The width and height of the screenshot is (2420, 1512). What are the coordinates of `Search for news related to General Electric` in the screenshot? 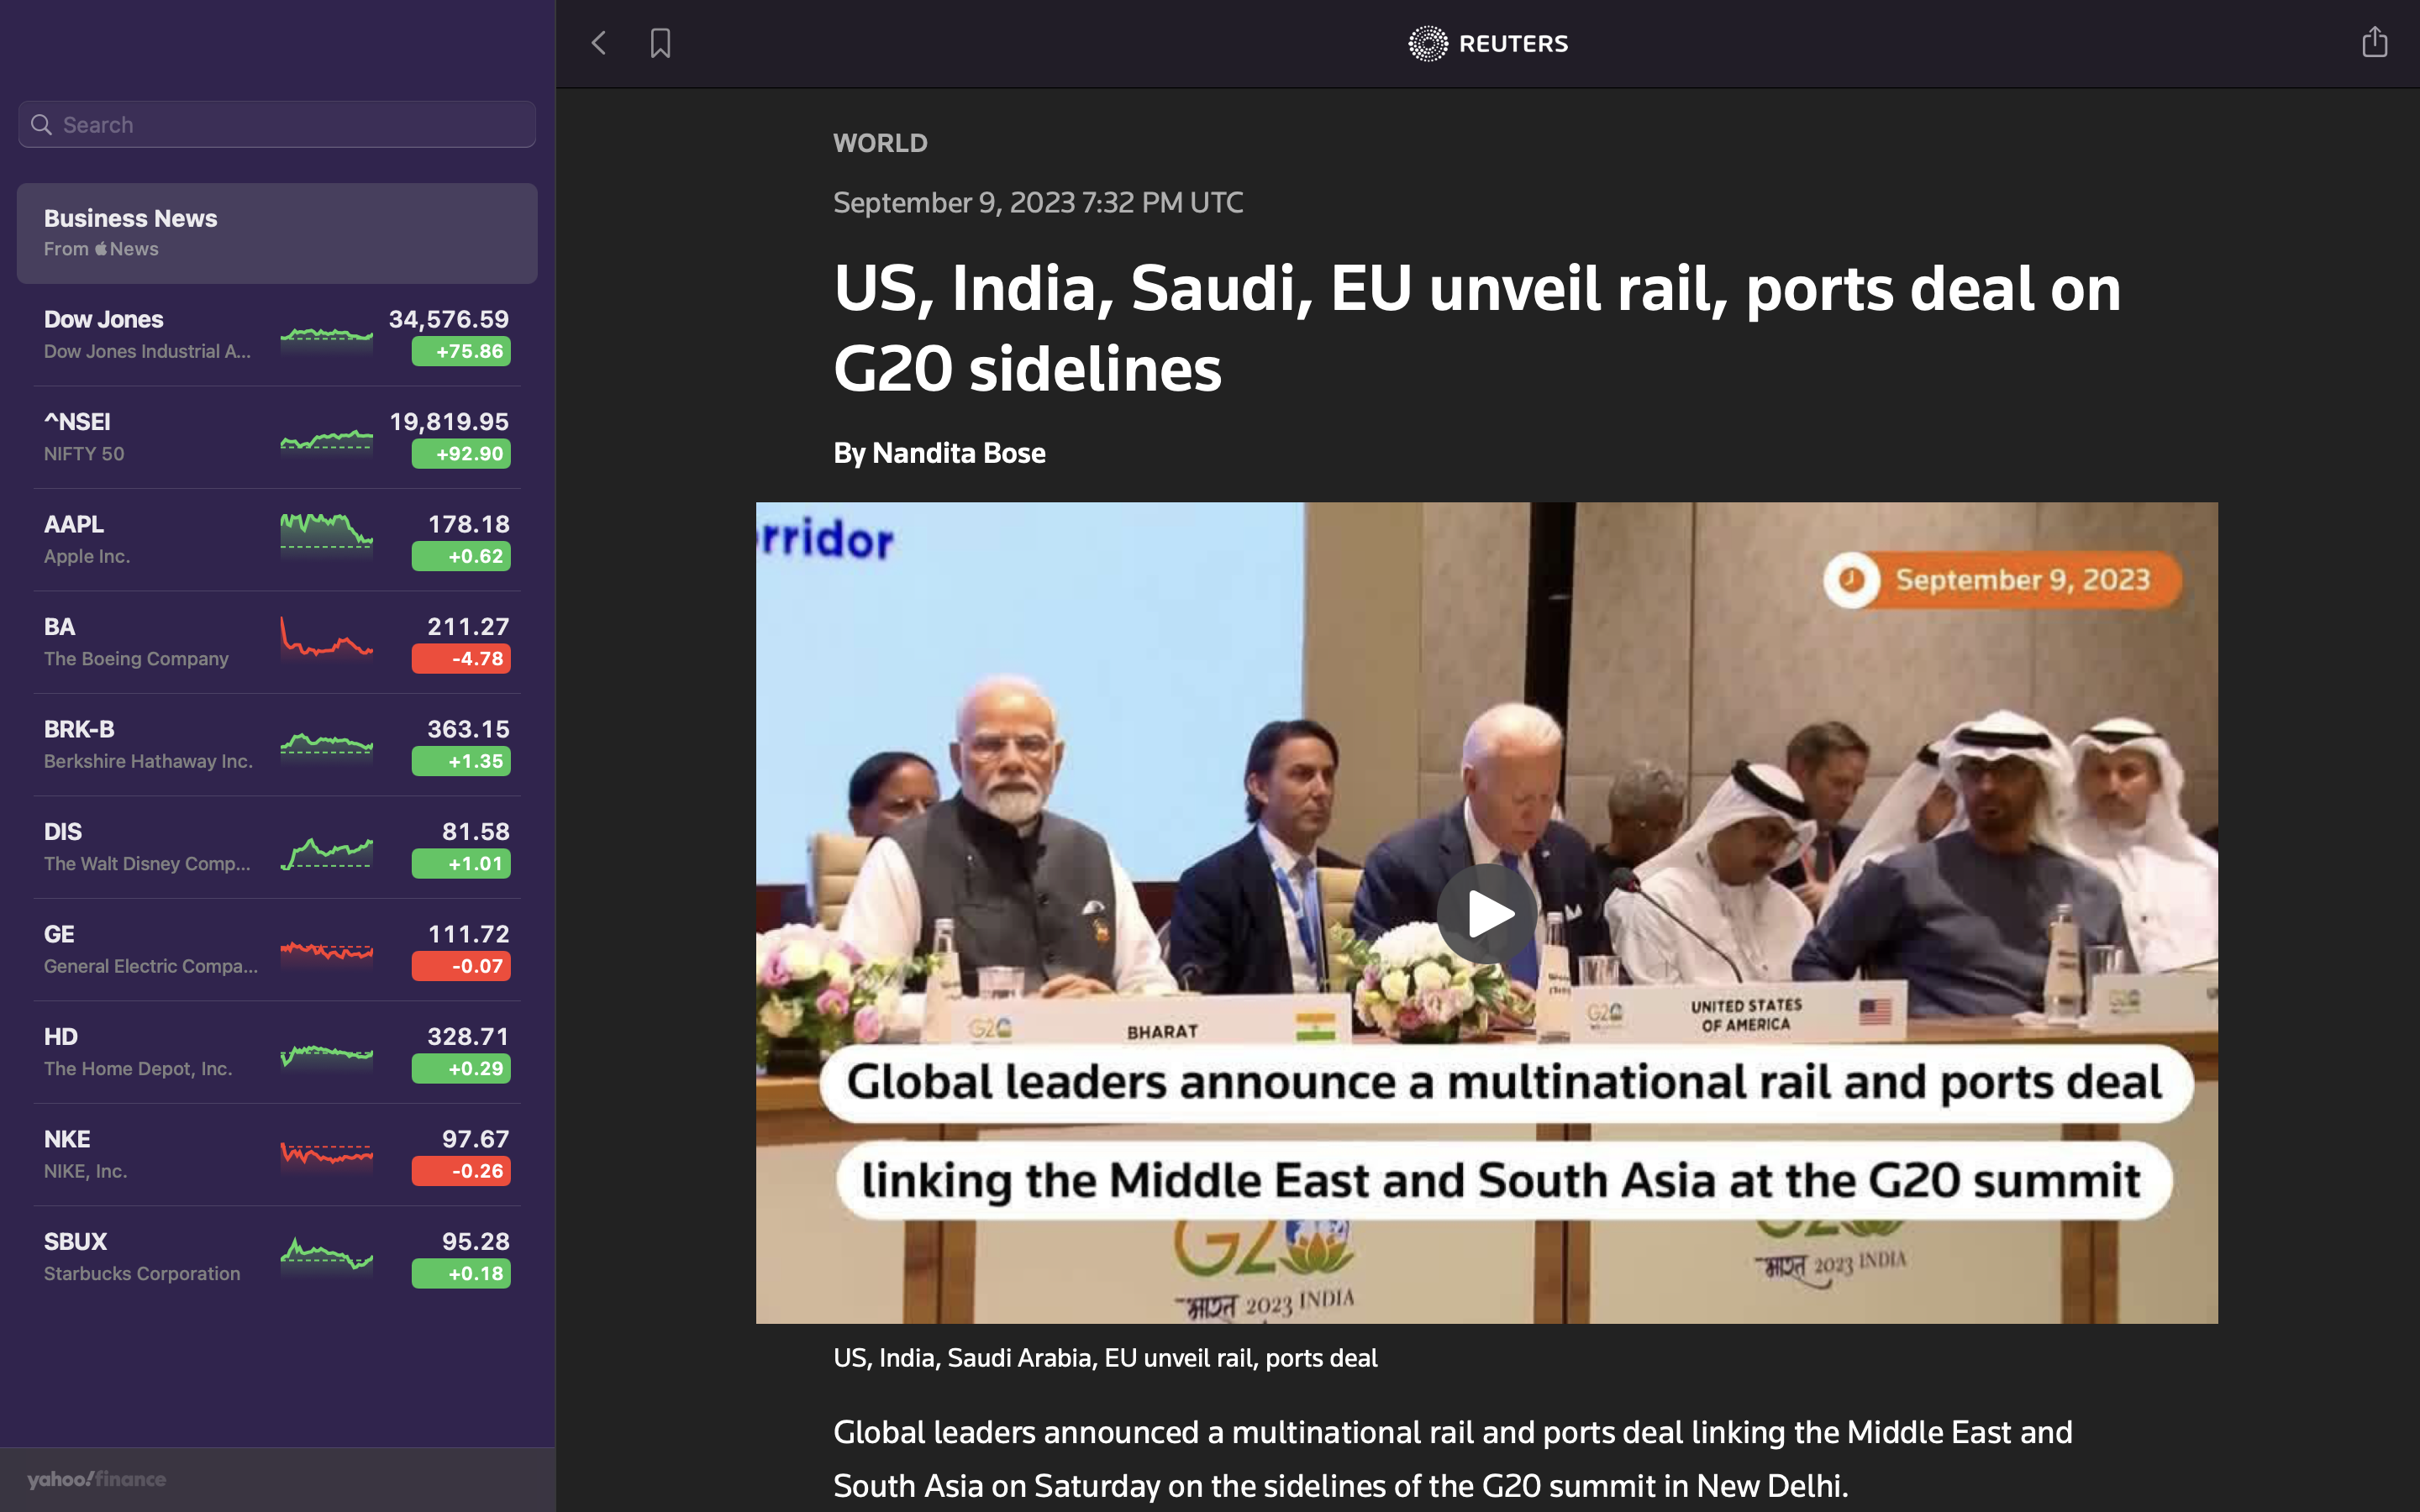 It's located at (278, 127).